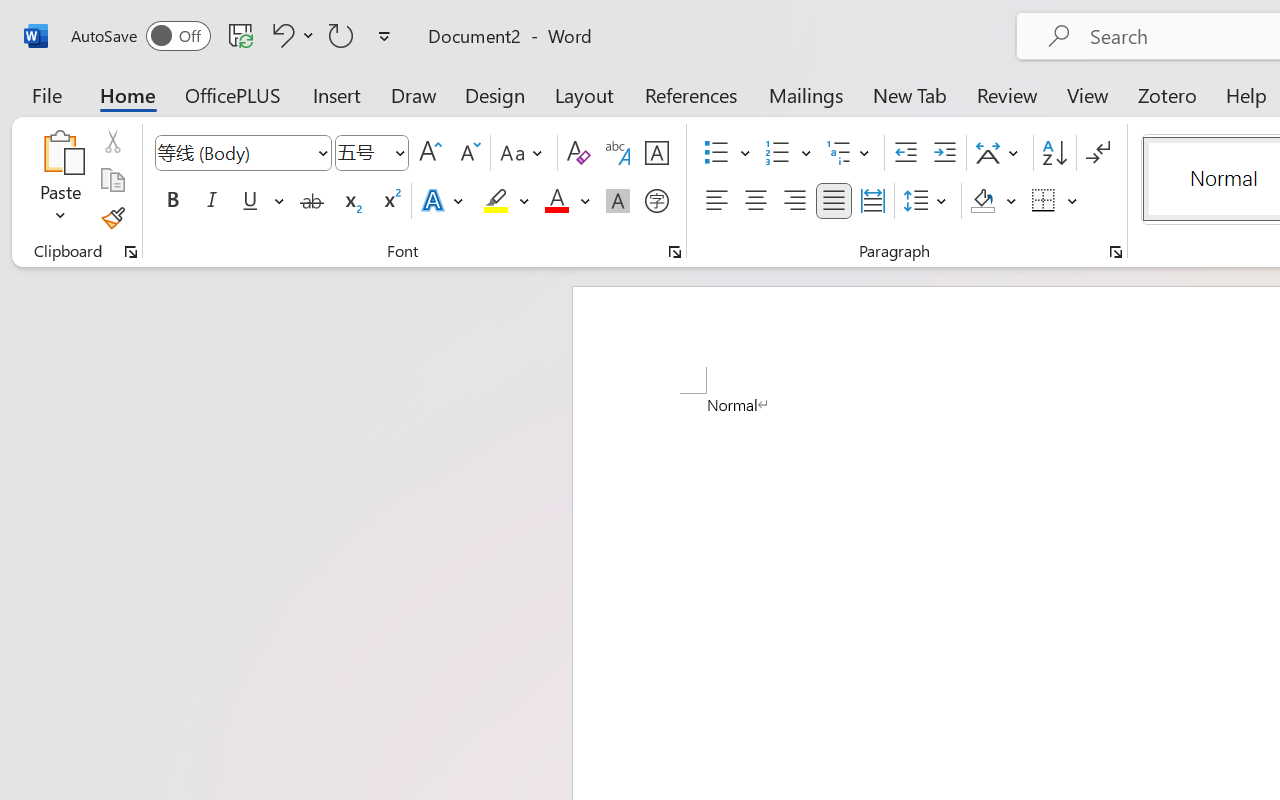  I want to click on 'Paste', so click(60, 179).